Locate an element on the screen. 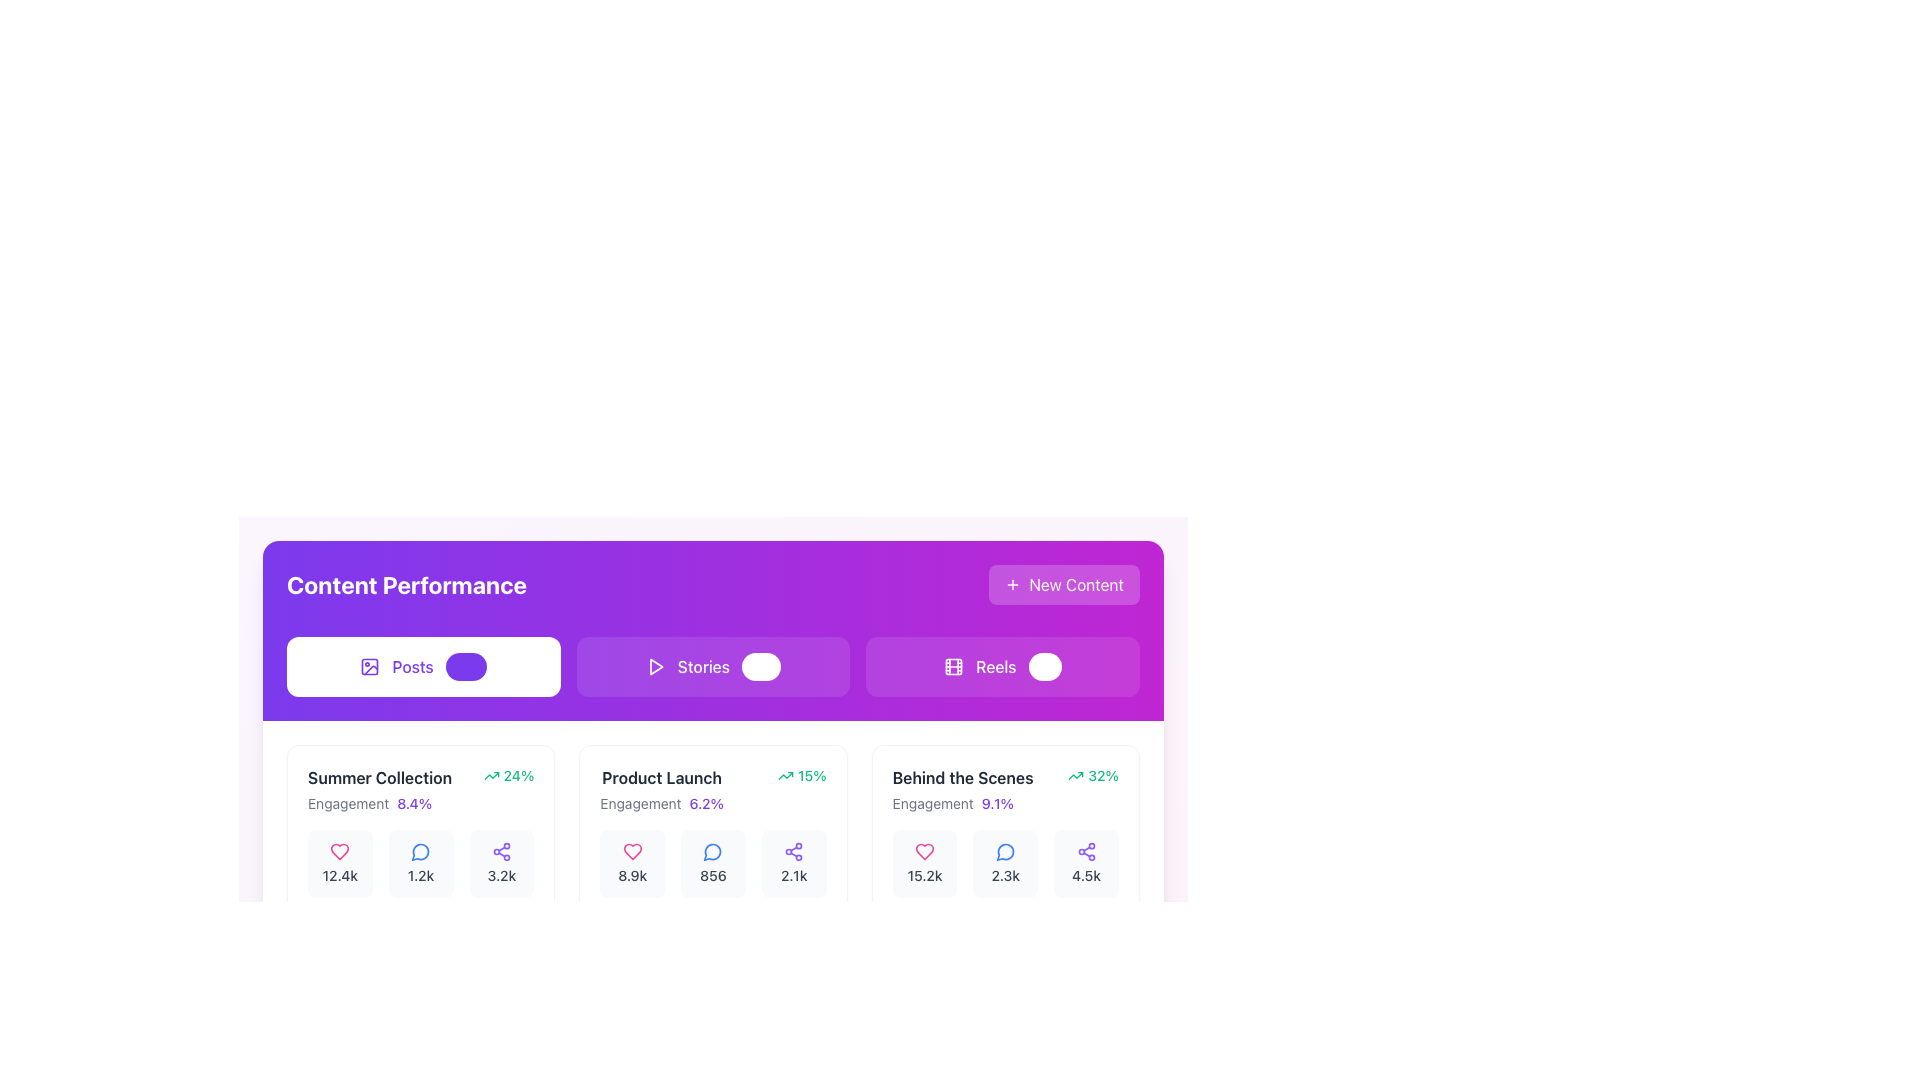 The image size is (1920, 1080). the triangular icon representing the 'Stories' section, located centrally at the top of the interface to the left of the toggle switch in the 'Content Performance' section is located at coordinates (656, 667).